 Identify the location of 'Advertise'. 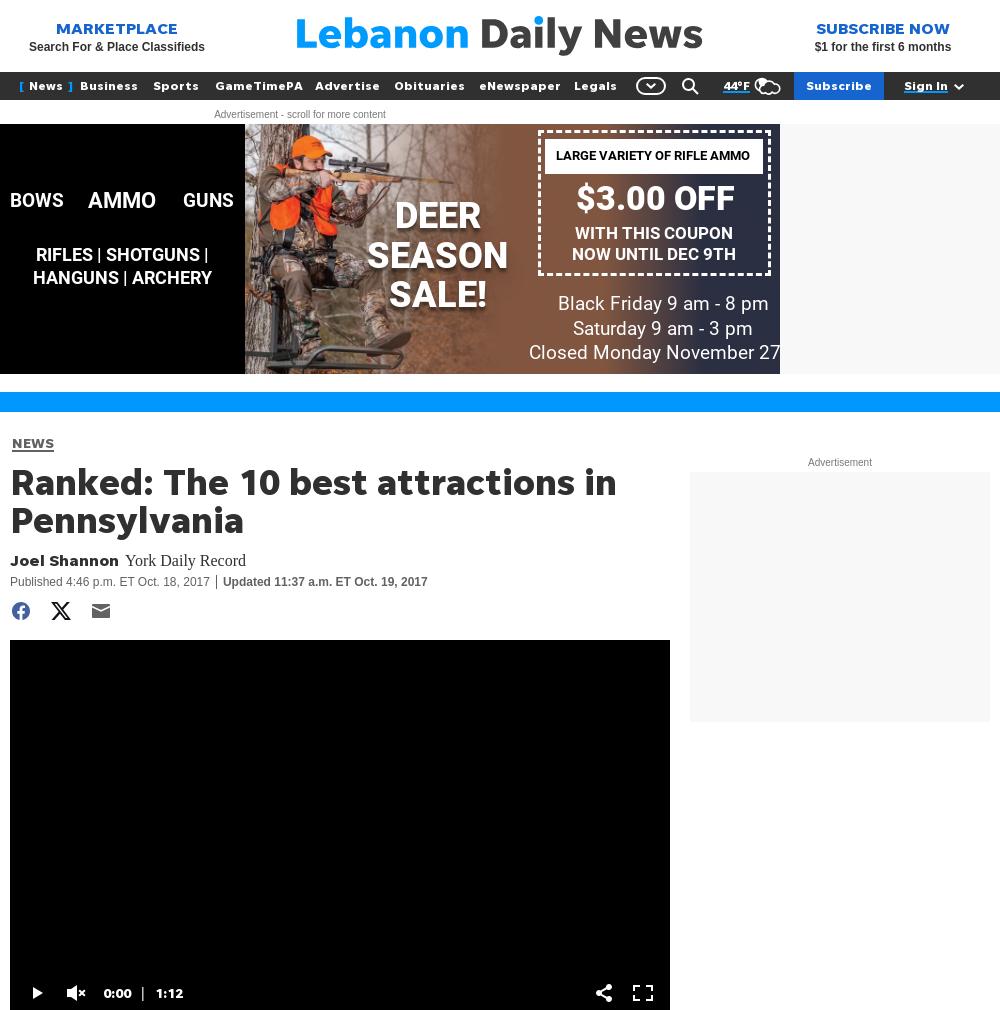
(346, 84).